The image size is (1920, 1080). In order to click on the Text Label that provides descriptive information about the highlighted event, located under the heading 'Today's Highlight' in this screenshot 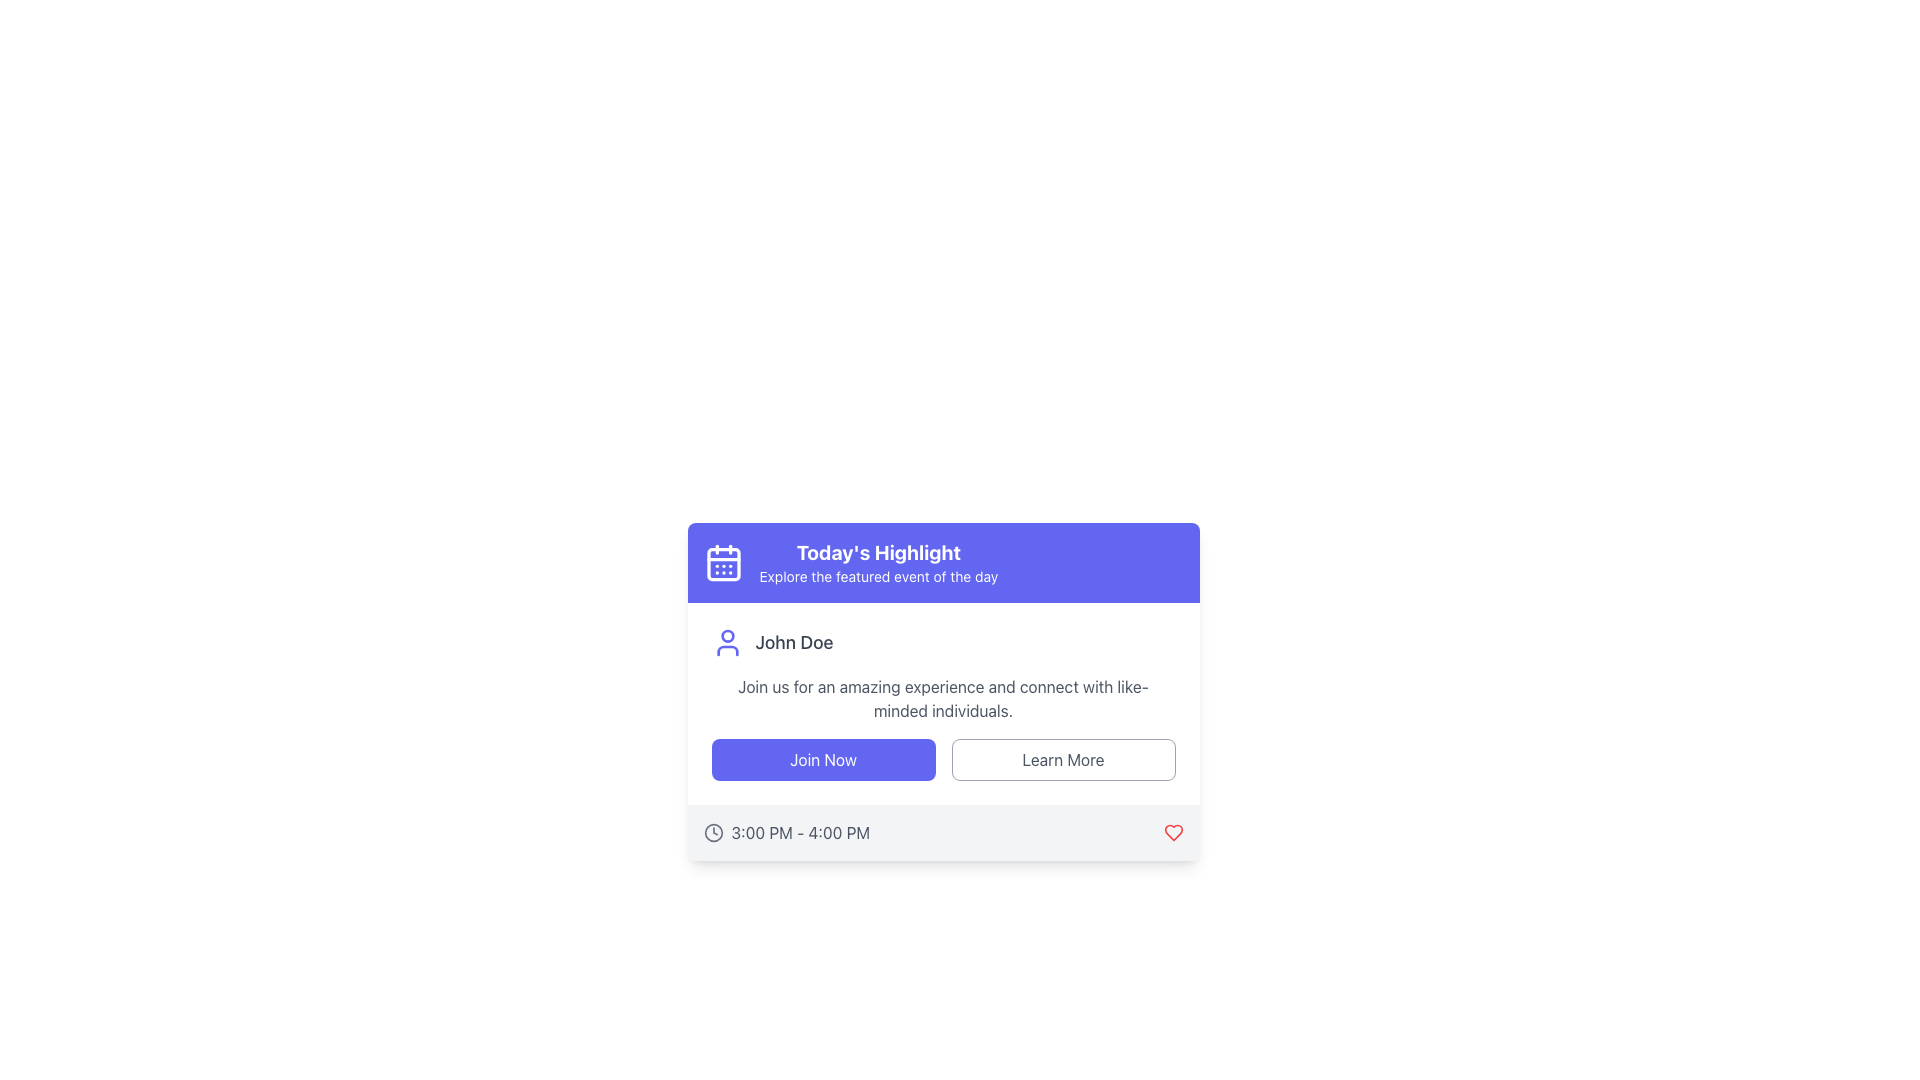, I will do `click(878, 577)`.